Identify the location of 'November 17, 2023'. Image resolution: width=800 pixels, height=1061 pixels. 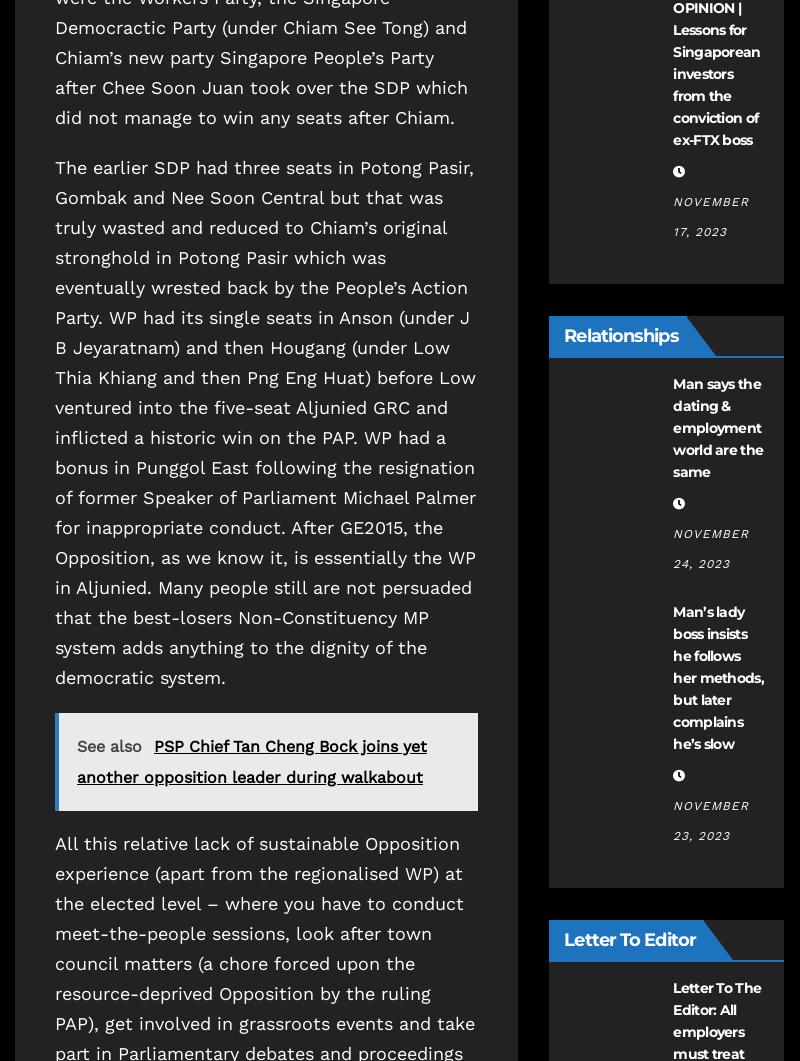
(710, 215).